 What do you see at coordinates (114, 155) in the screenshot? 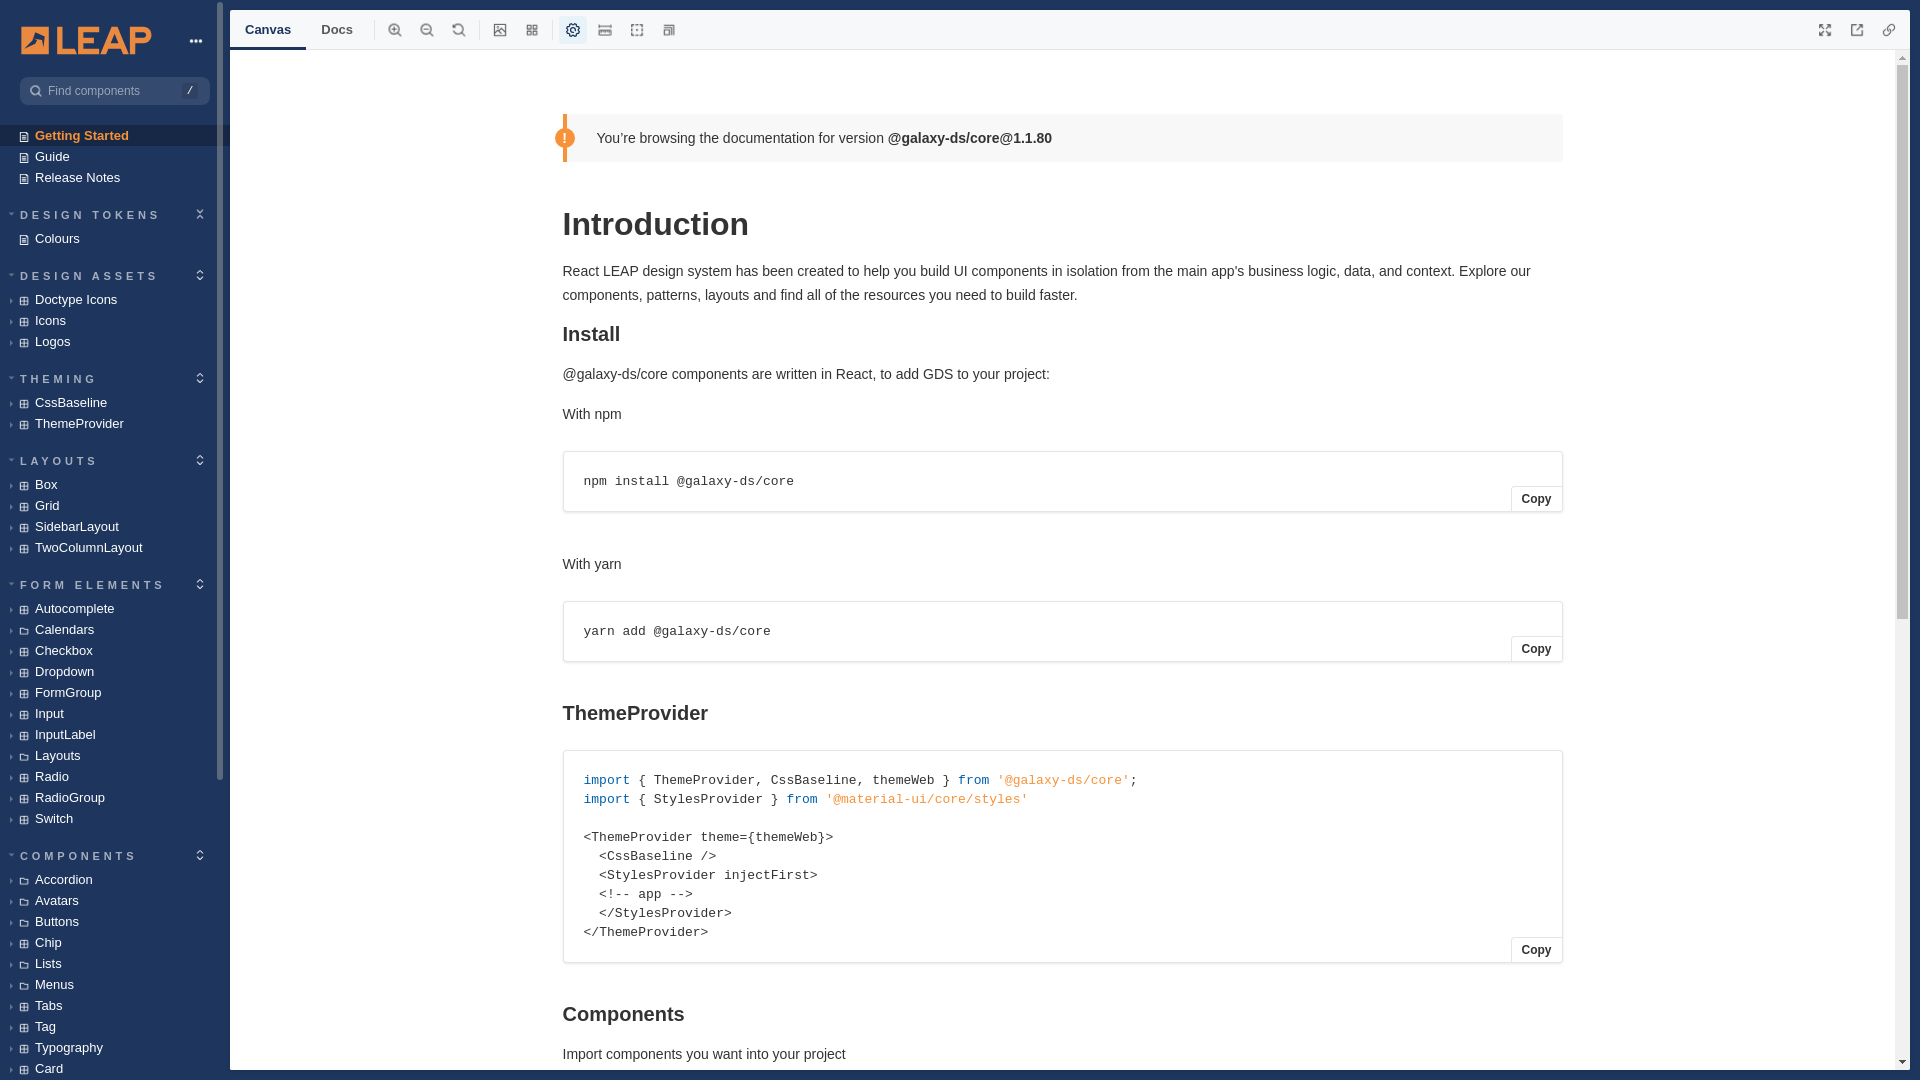
I see `'Guide'` at bounding box center [114, 155].